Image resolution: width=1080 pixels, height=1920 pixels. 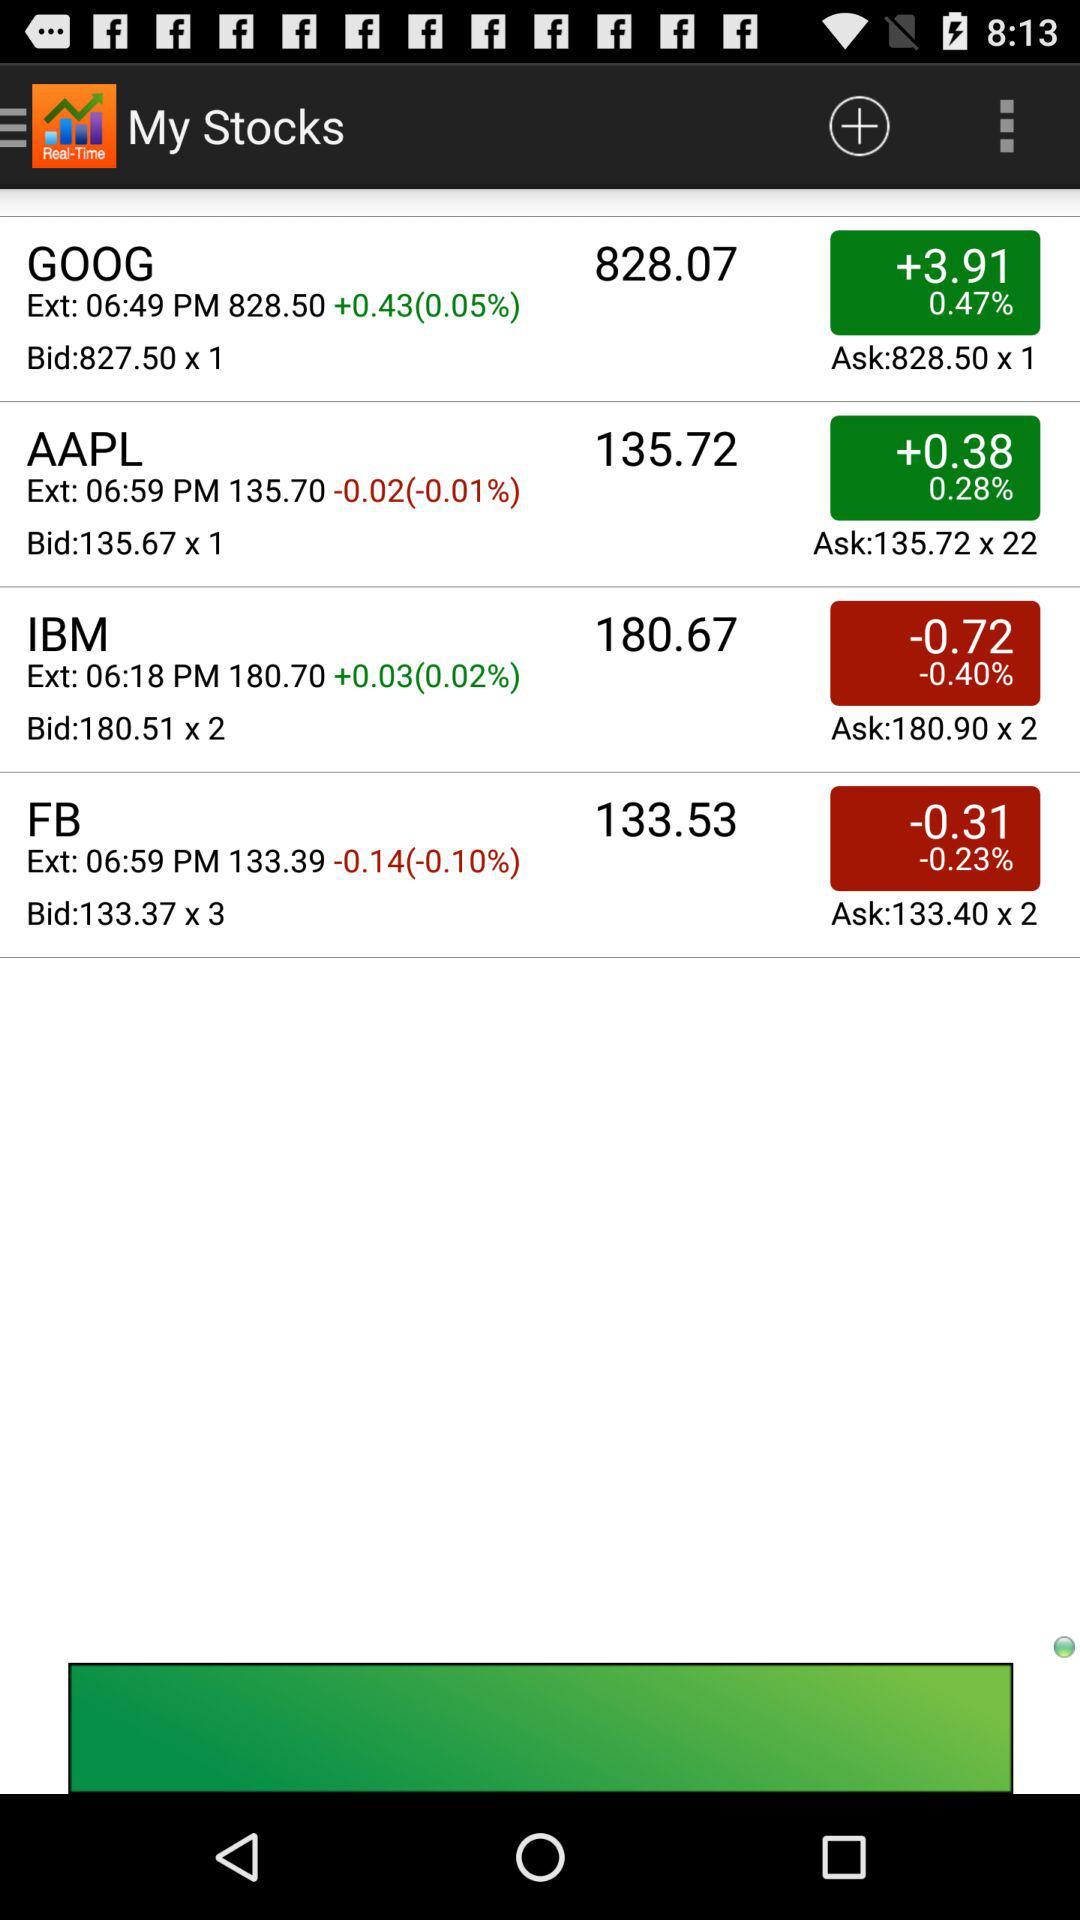 What do you see at coordinates (858, 124) in the screenshot?
I see `app above the +3.91 app` at bounding box center [858, 124].